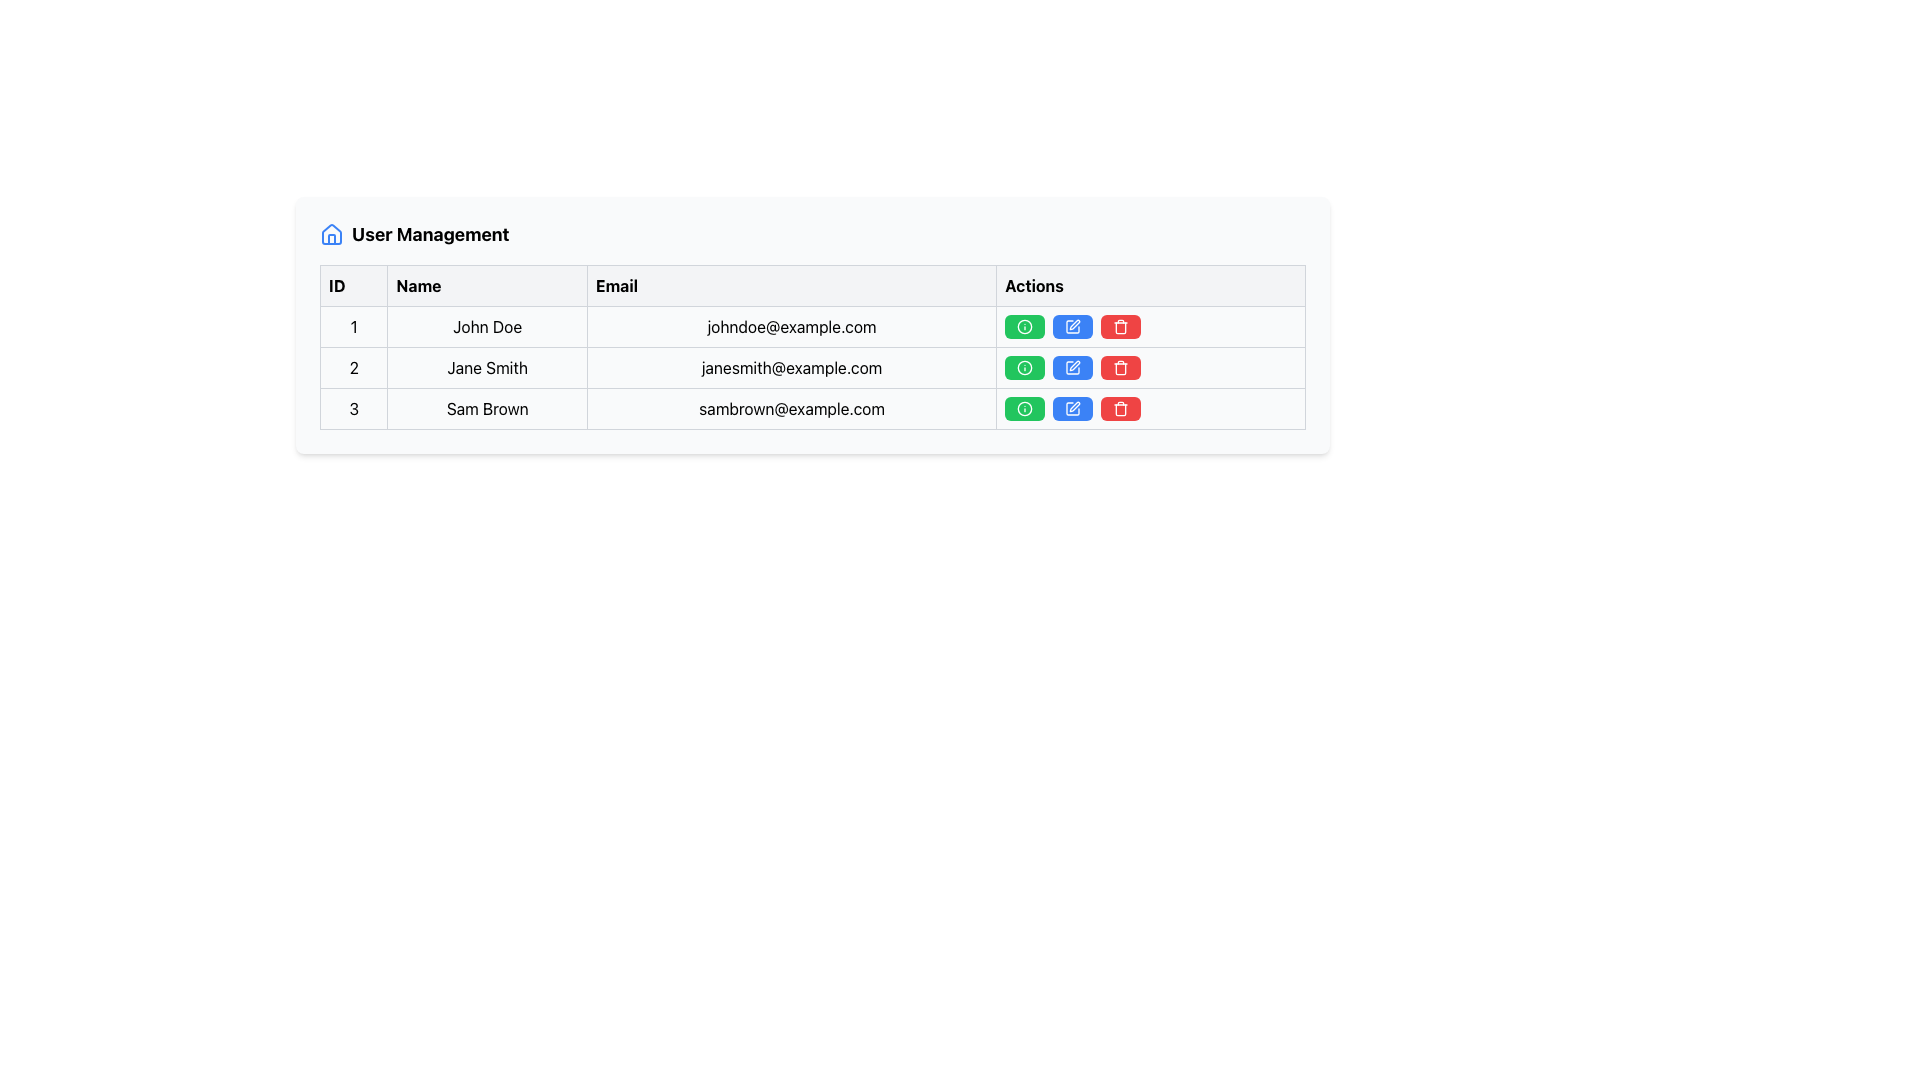  I want to click on the second button from the left in the 'Actions' column of the second row of the table, so click(1072, 367).